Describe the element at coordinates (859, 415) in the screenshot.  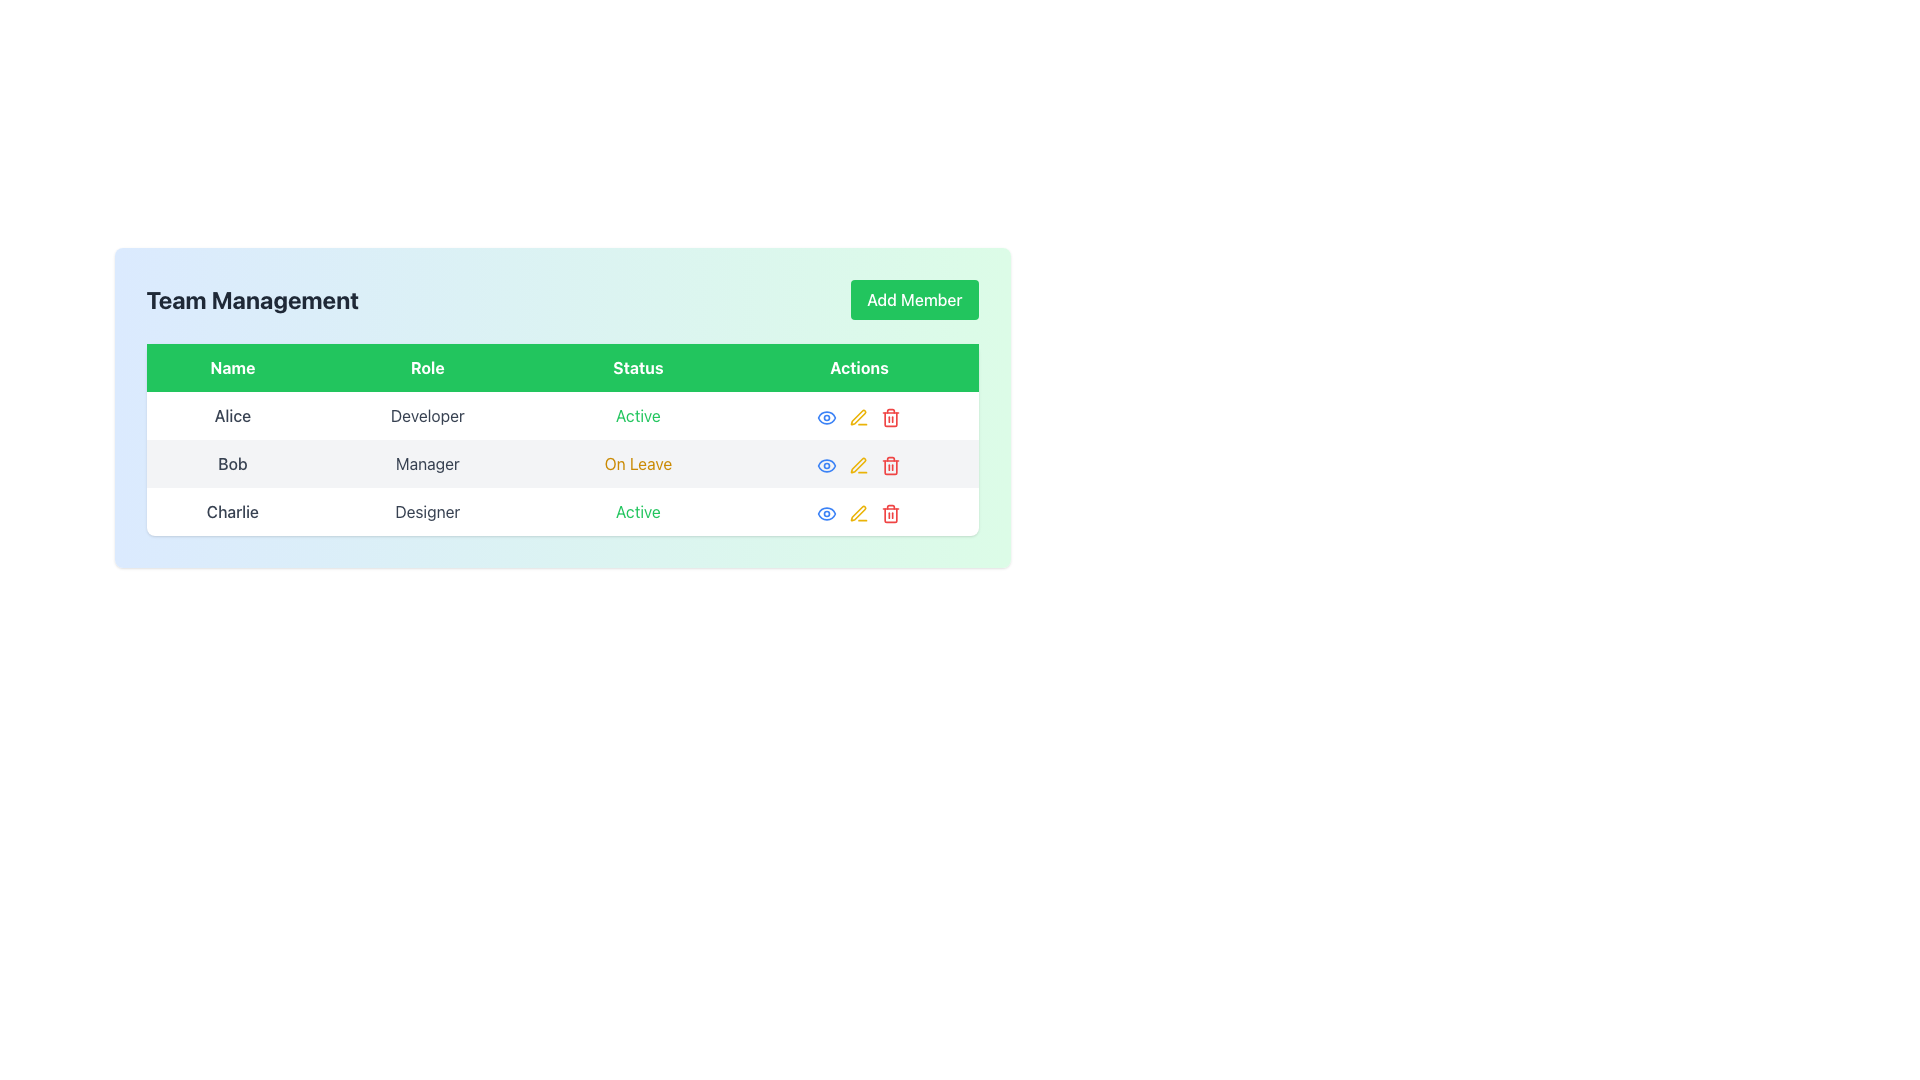
I see `the pencil icon in the 'Actions' column of the table associated with the row labeled 'Bob' to invoke edit mode` at that location.